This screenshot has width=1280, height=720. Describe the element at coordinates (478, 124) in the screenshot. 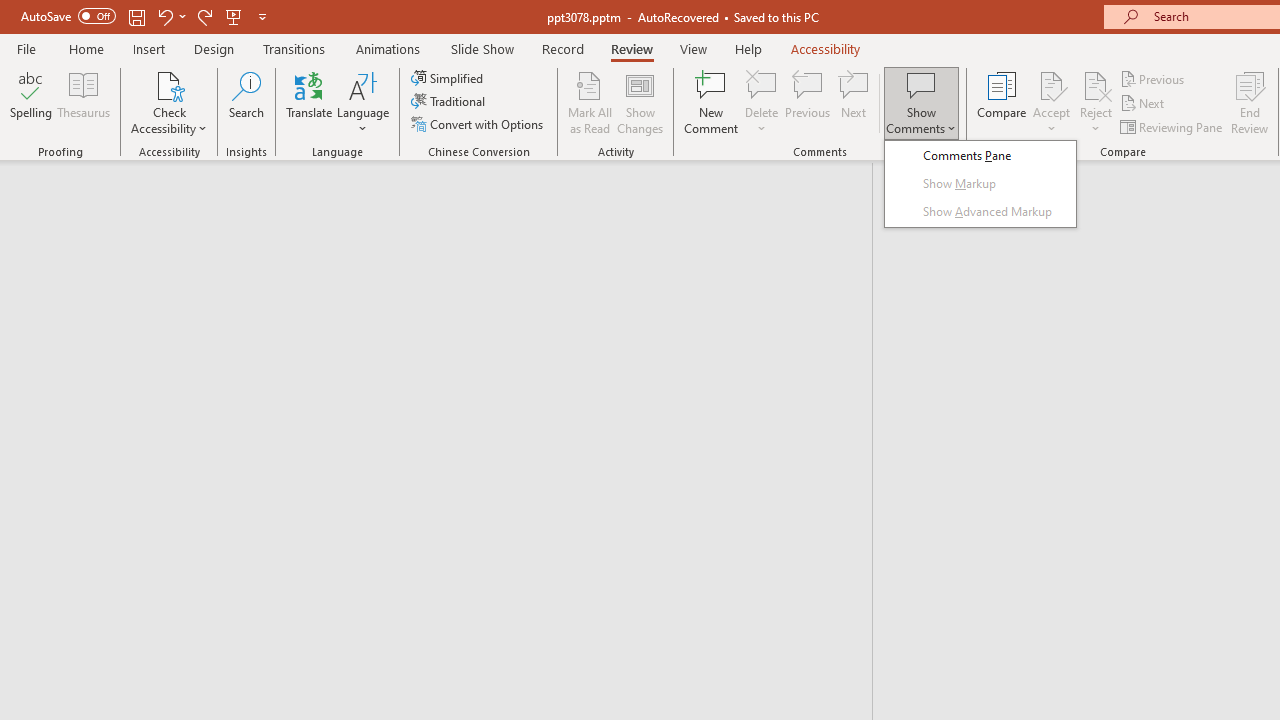

I see `'Convert with Options...'` at that location.